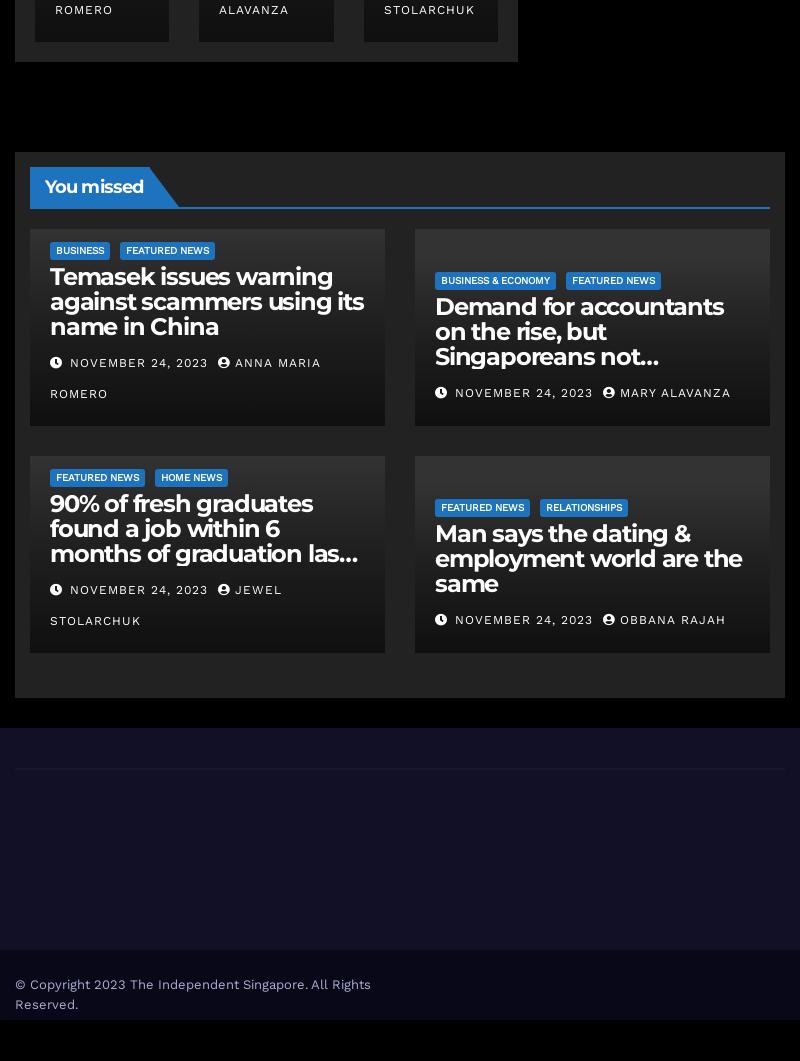  What do you see at coordinates (206, 300) in the screenshot?
I see `'Temasek issues warning against scammers using its name in China'` at bounding box center [206, 300].